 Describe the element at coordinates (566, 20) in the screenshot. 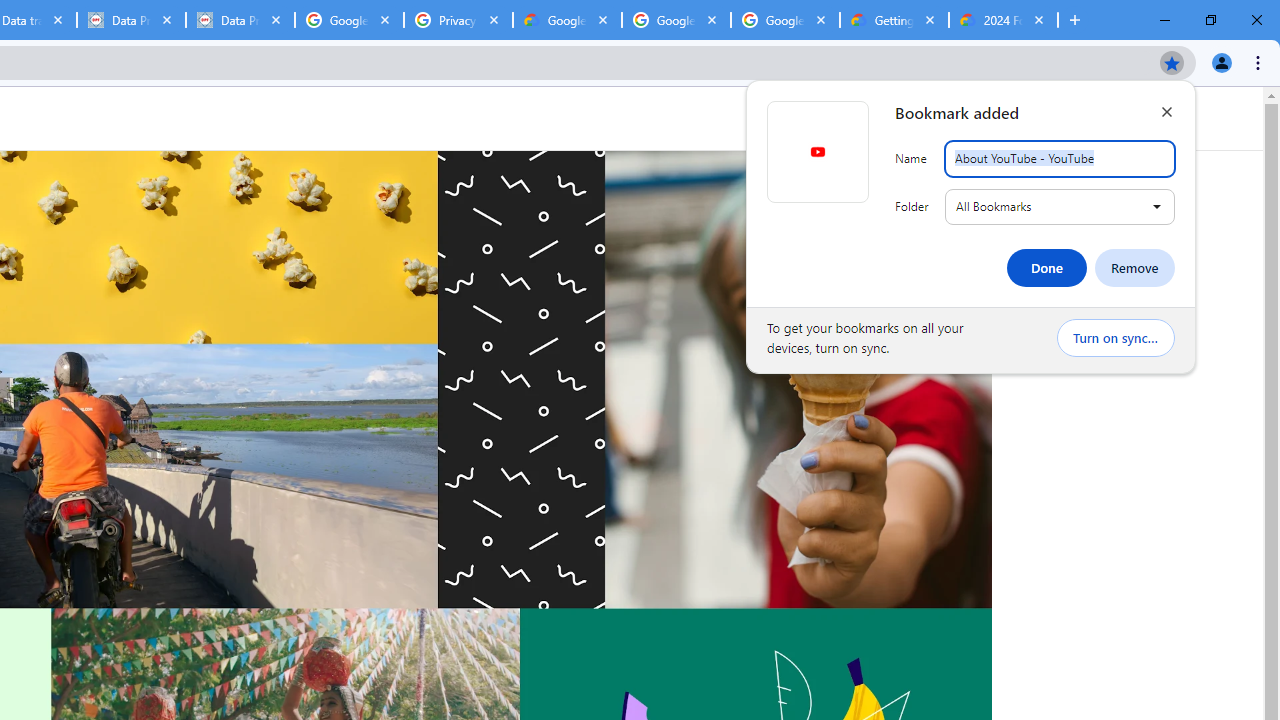

I see `'Google Cloud Terms Directory | Google Cloud'` at that location.